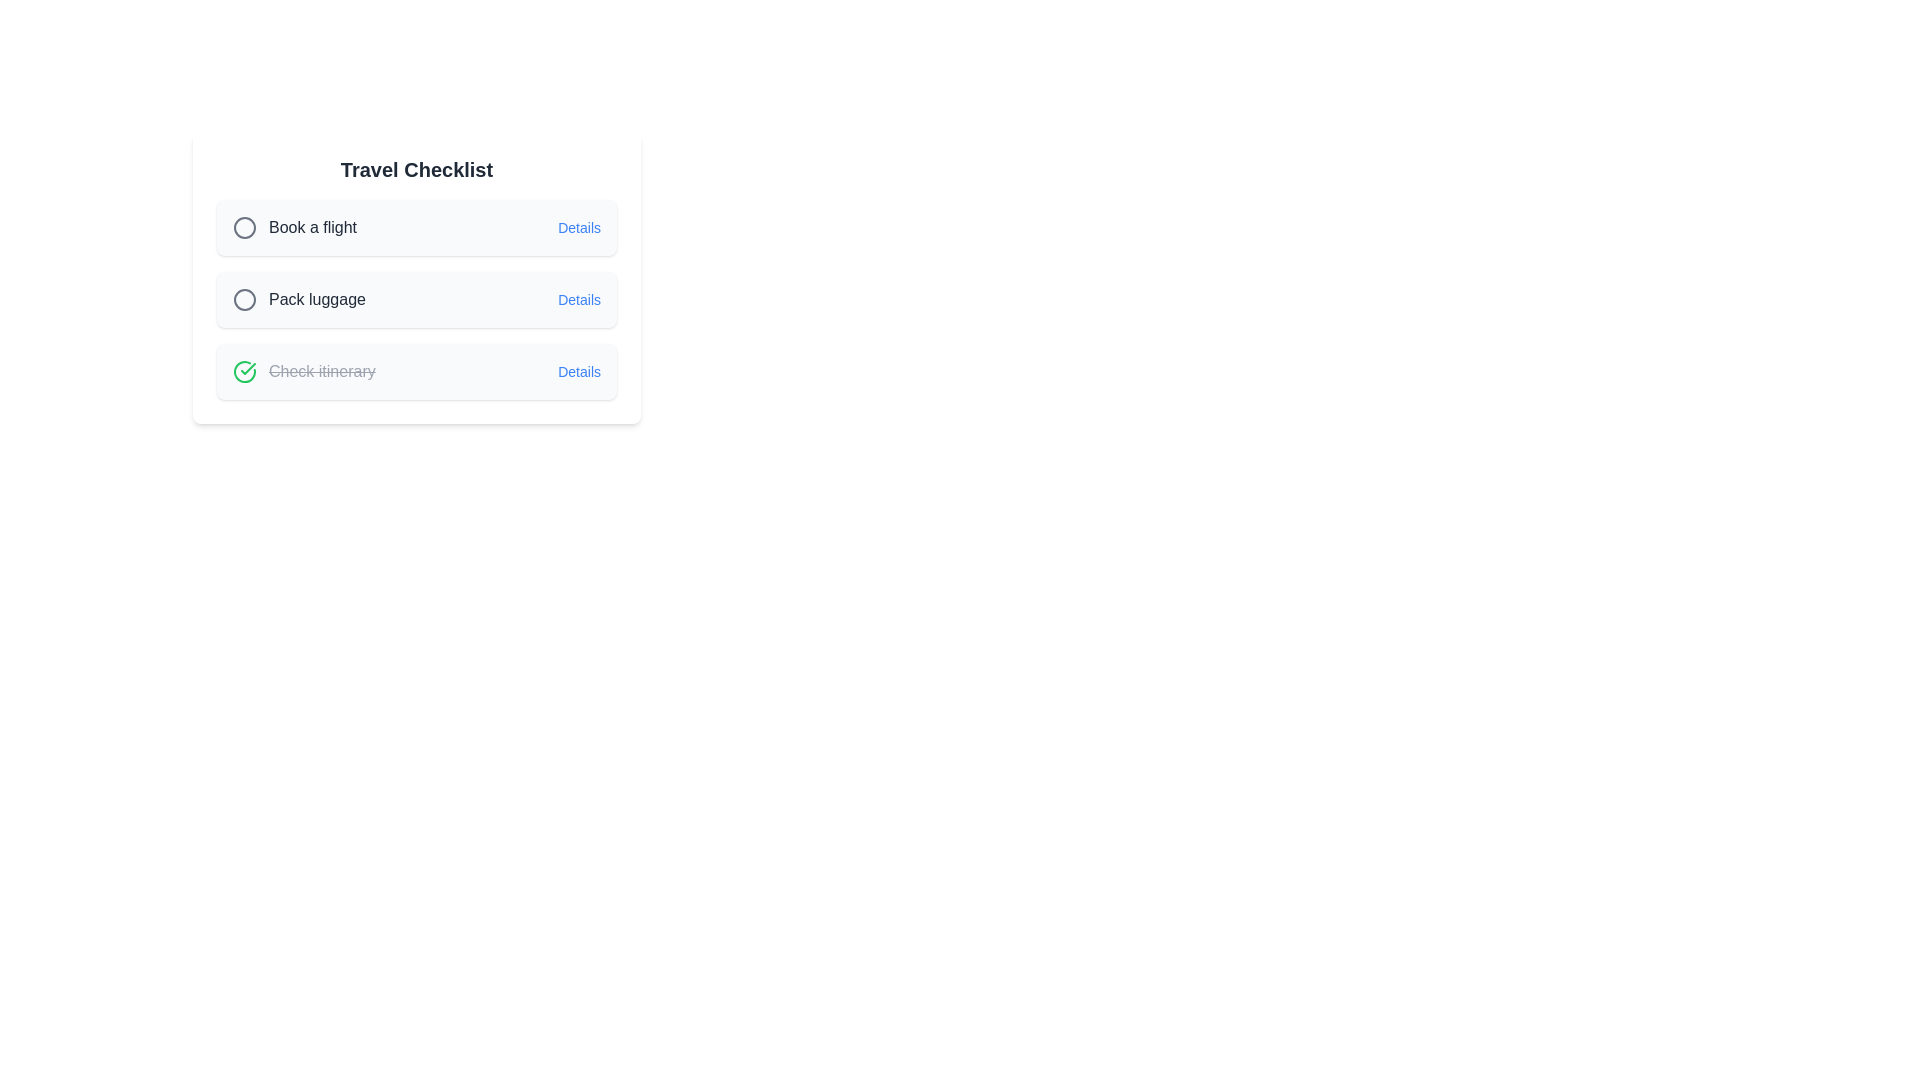 This screenshot has height=1080, width=1920. I want to click on text label describing the checklist item 'Pack luggage', which is the second option in the 'Travel Checklist' layout, located below 'Book a flight' and above 'Check itinerary', so click(316, 300).